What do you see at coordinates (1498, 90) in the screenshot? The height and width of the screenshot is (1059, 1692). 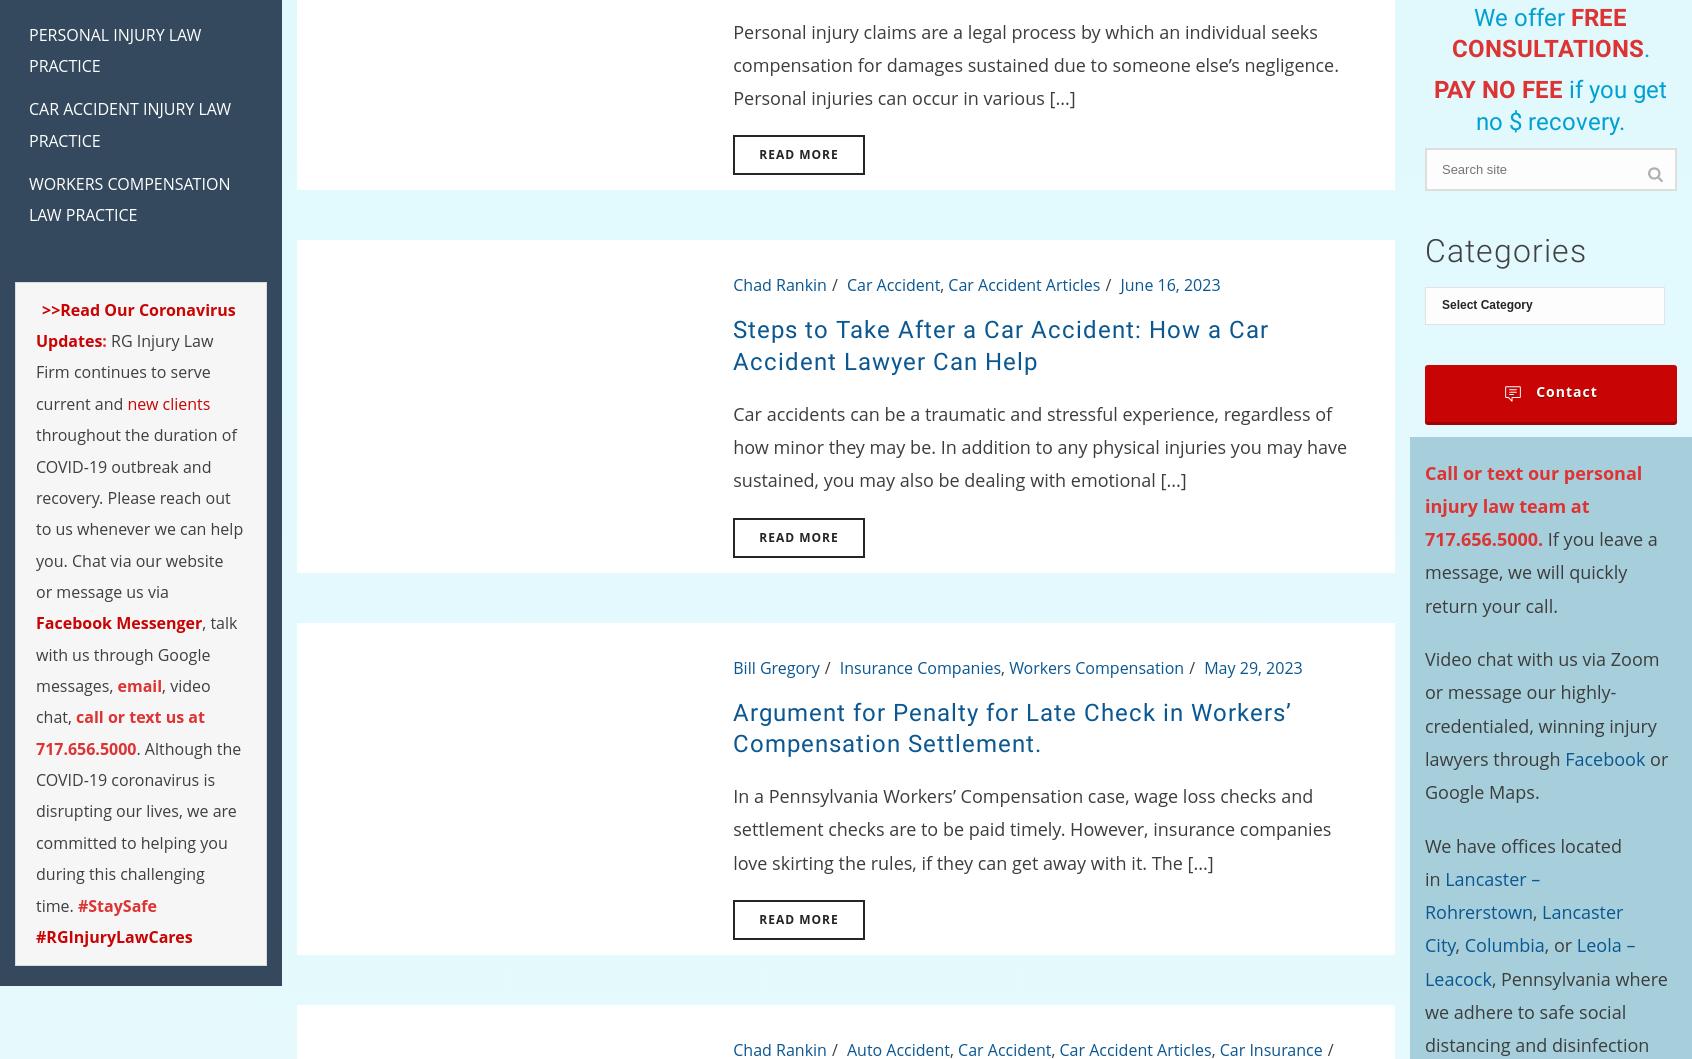 I see `'PAY NO FEE'` at bounding box center [1498, 90].